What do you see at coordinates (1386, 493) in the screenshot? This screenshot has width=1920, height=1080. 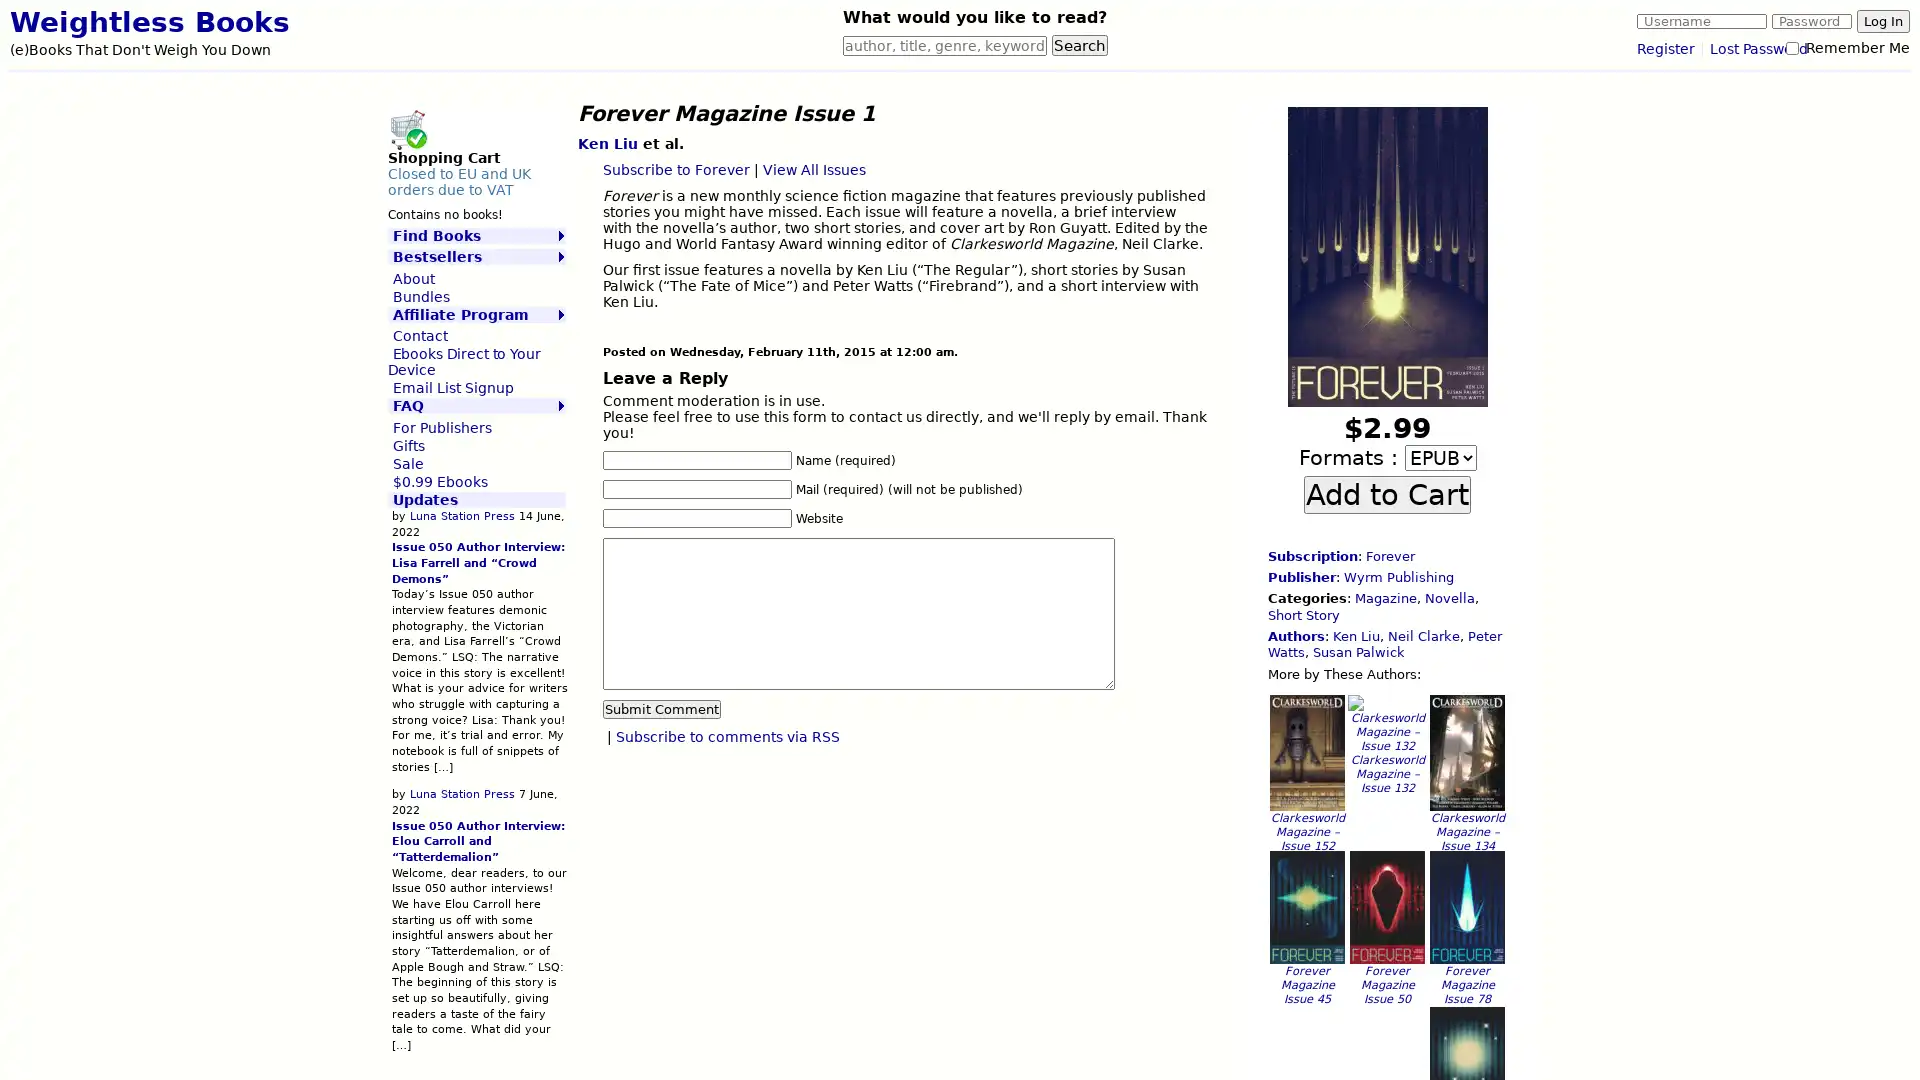 I see `Add to Cart` at bounding box center [1386, 493].